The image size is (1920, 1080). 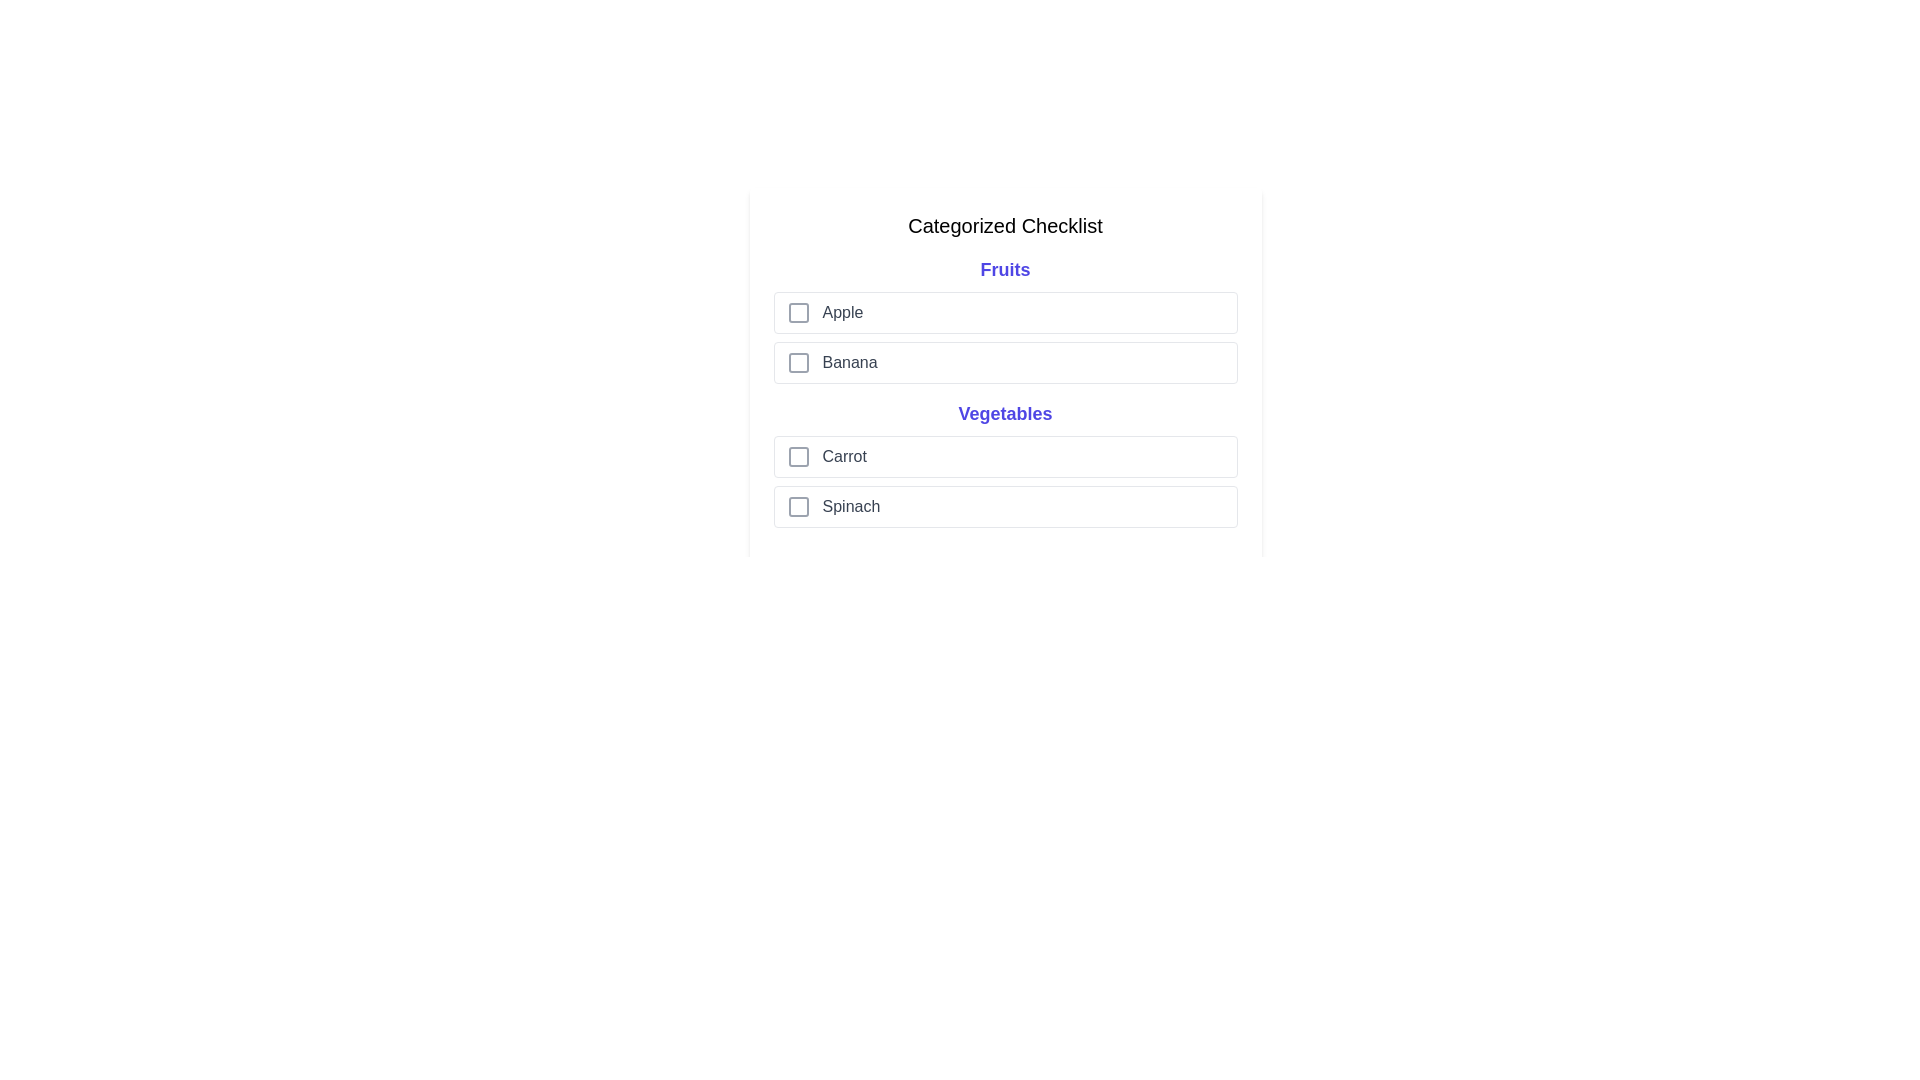 What do you see at coordinates (1005, 312) in the screenshot?
I see `the checkbox labeled 'Apple' in the 'Fruits' section of the 'Categorized Checklist', which is the first entry in that category` at bounding box center [1005, 312].